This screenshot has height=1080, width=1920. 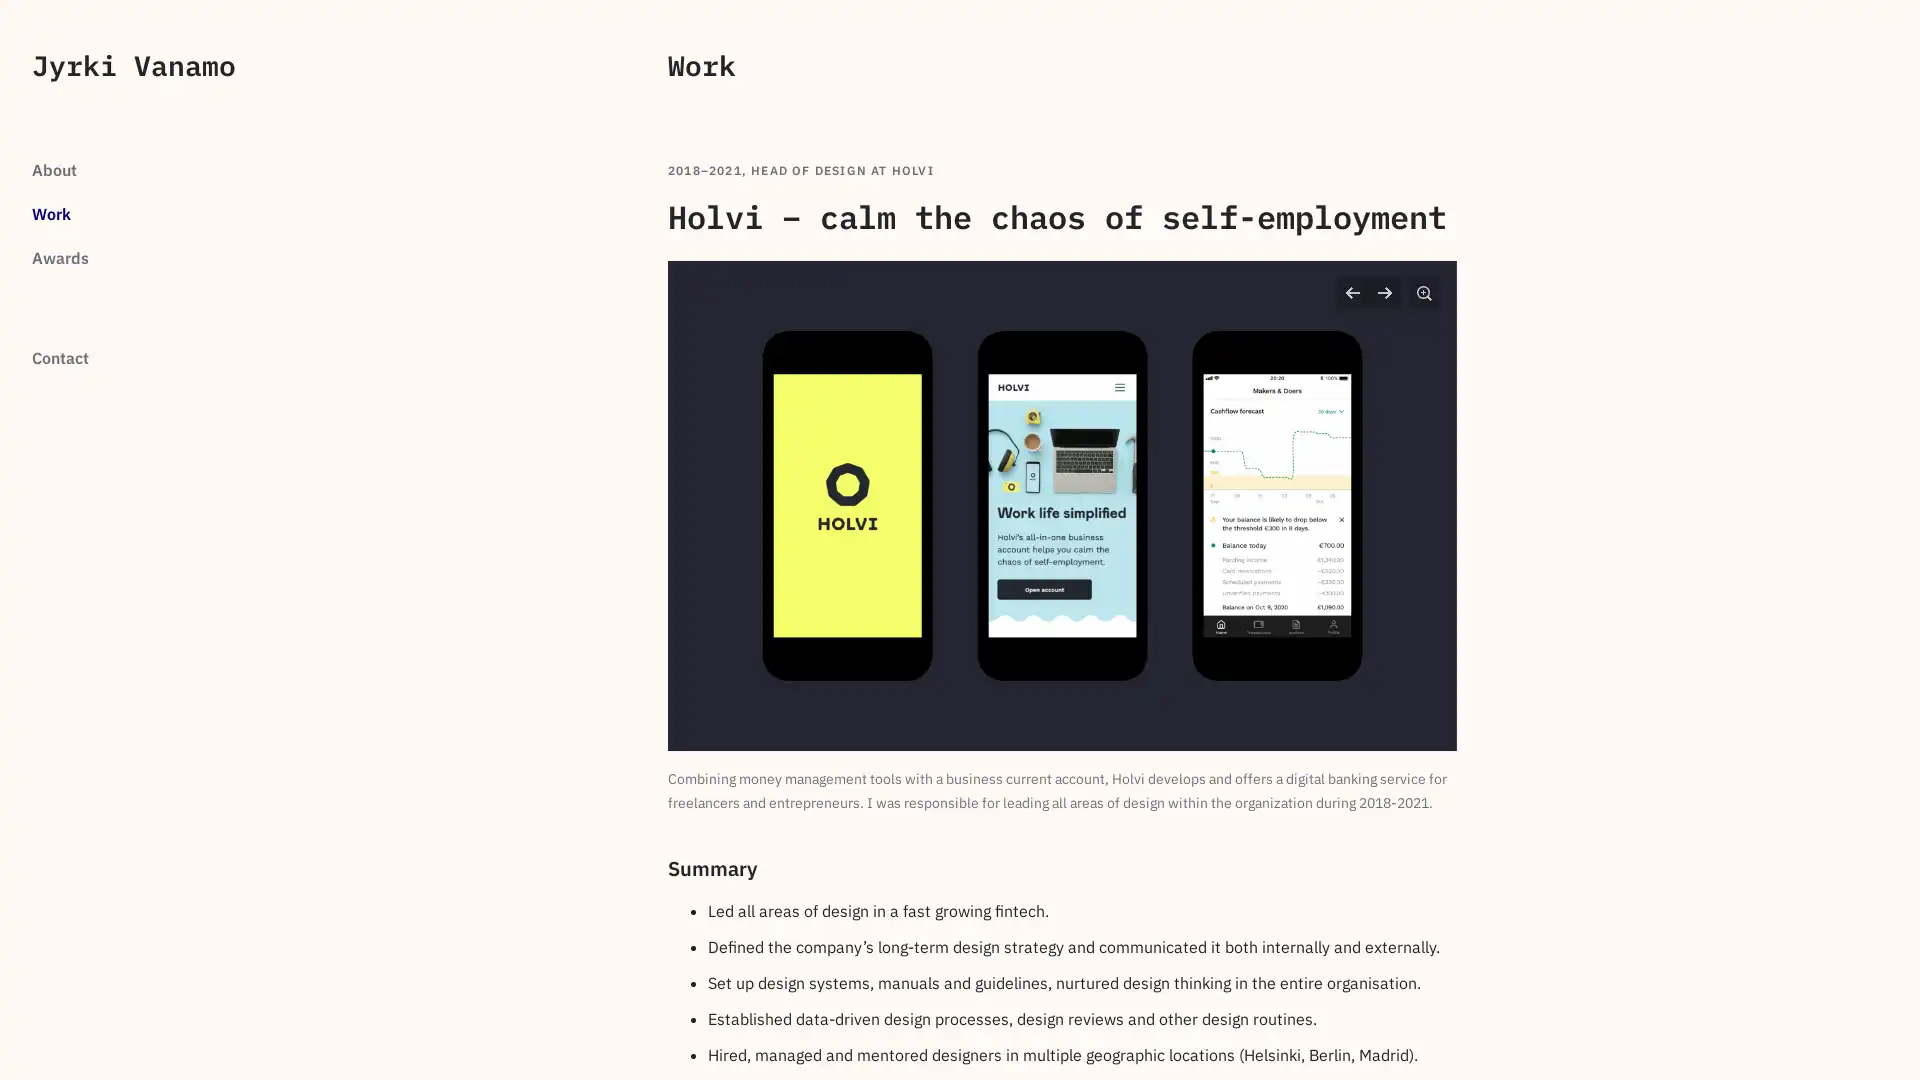 What do you see at coordinates (1424, 293) in the screenshot?
I see `Zoom in` at bounding box center [1424, 293].